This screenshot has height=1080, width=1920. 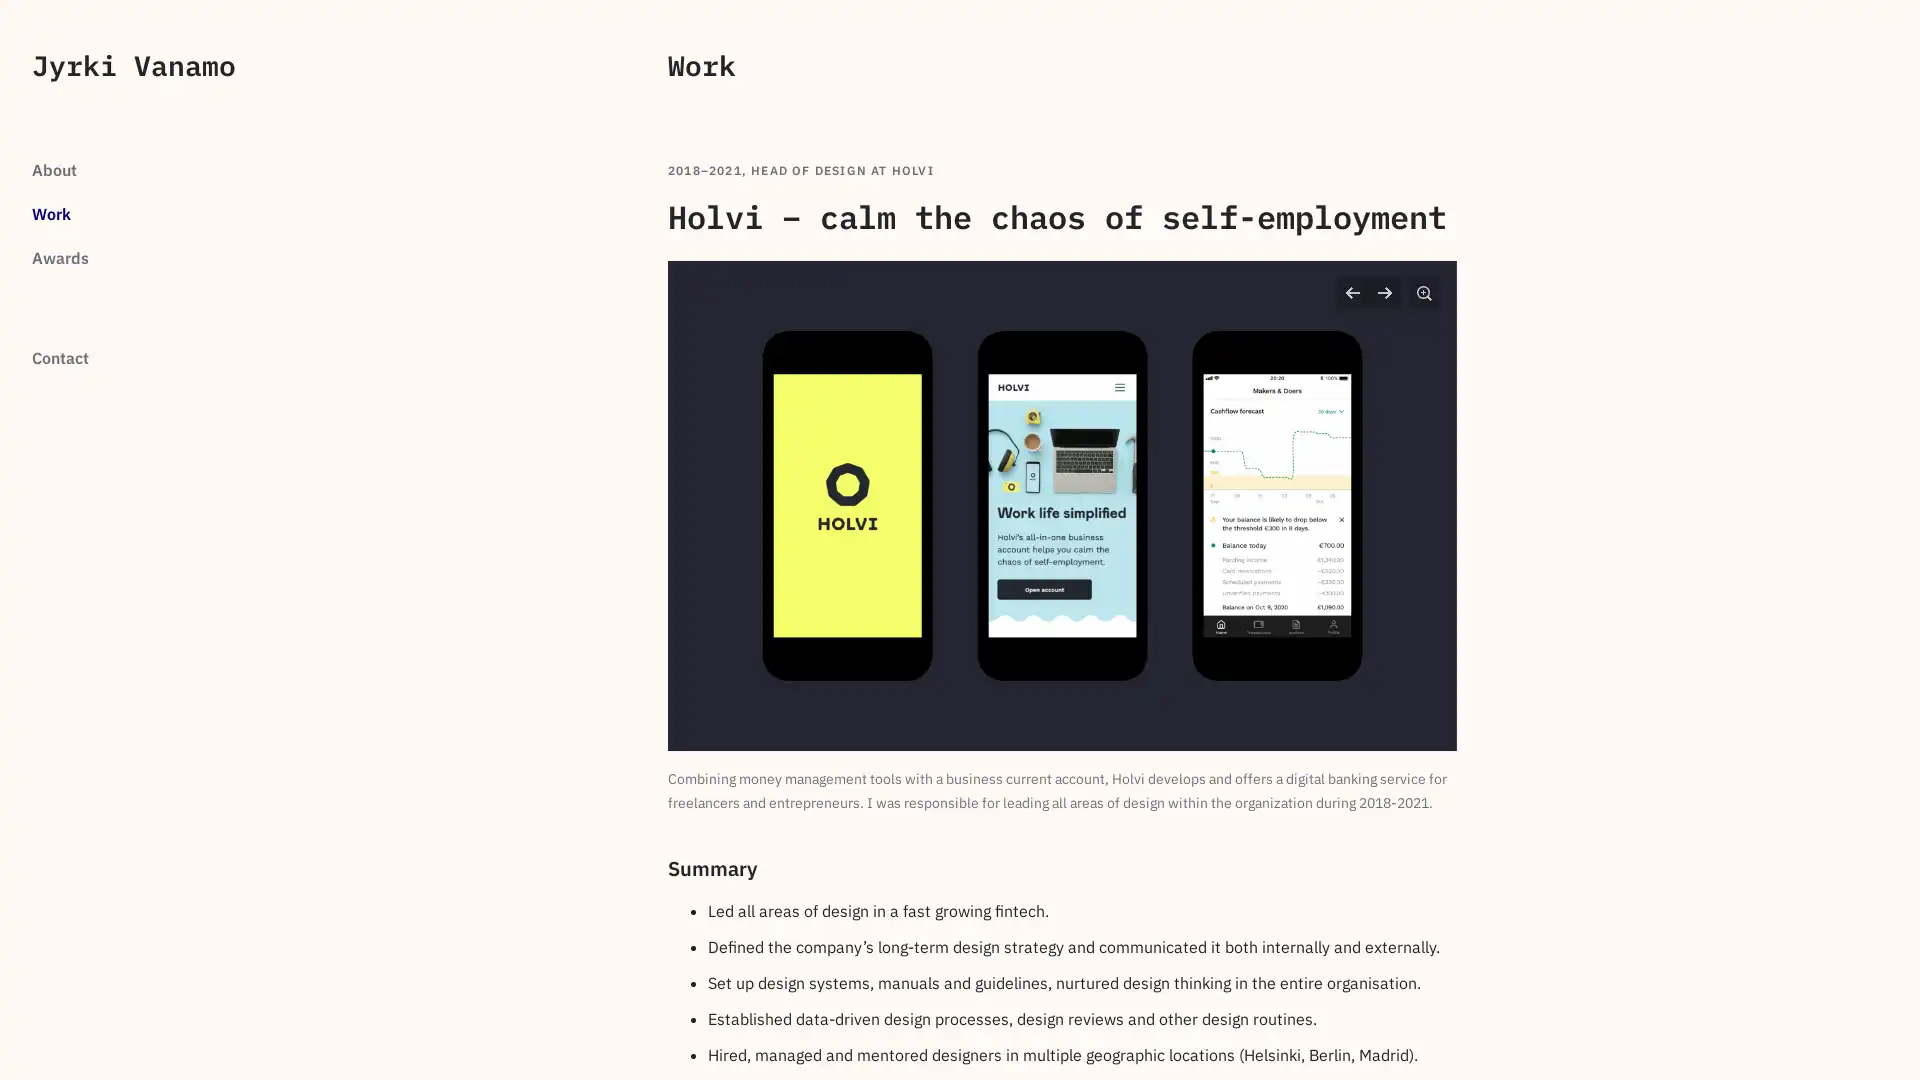 What do you see at coordinates (1424, 293) in the screenshot?
I see `Zoom in` at bounding box center [1424, 293].